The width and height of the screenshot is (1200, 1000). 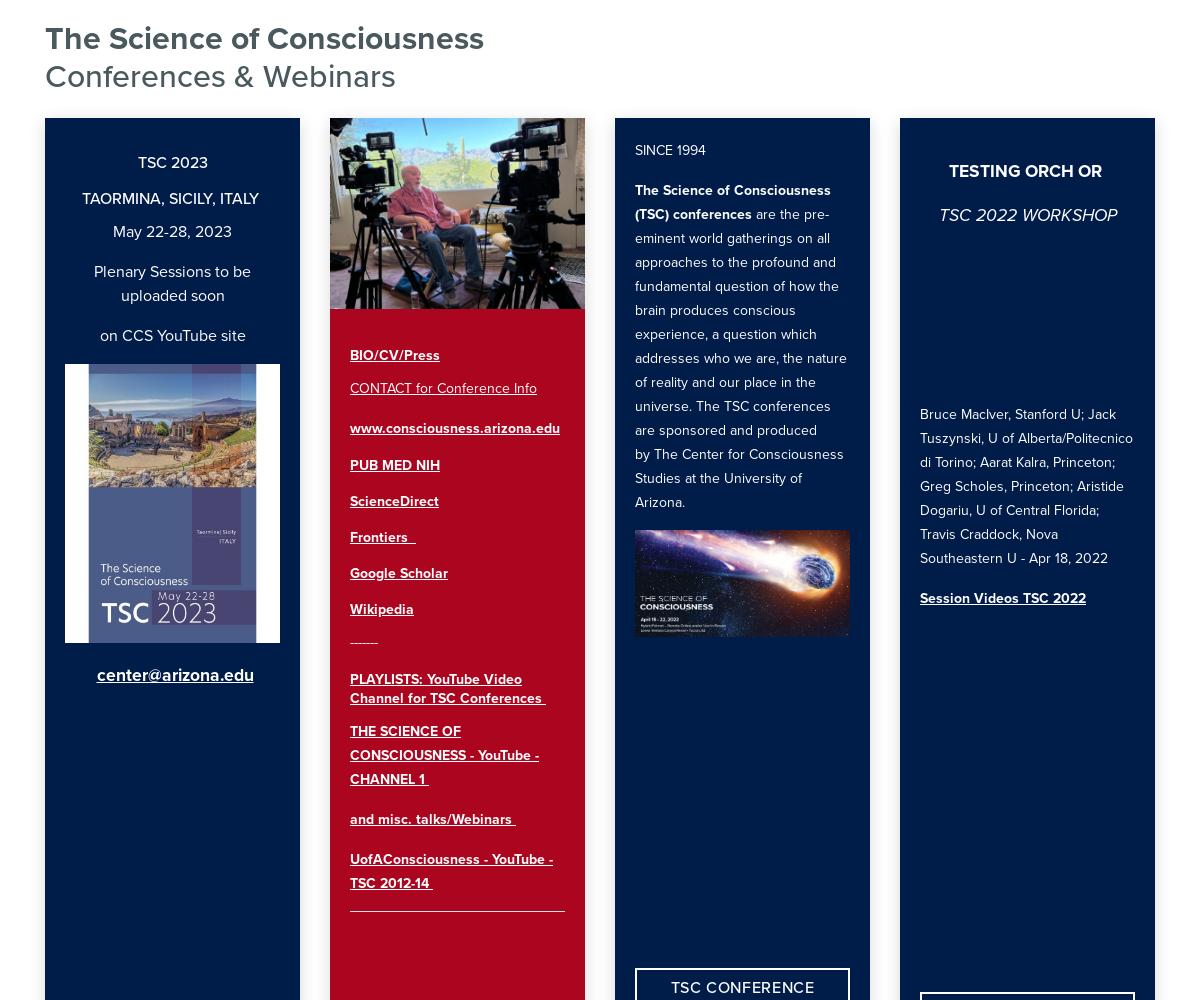 What do you see at coordinates (170, 335) in the screenshot?
I see `'on CCS YouTube site'` at bounding box center [170, 335].